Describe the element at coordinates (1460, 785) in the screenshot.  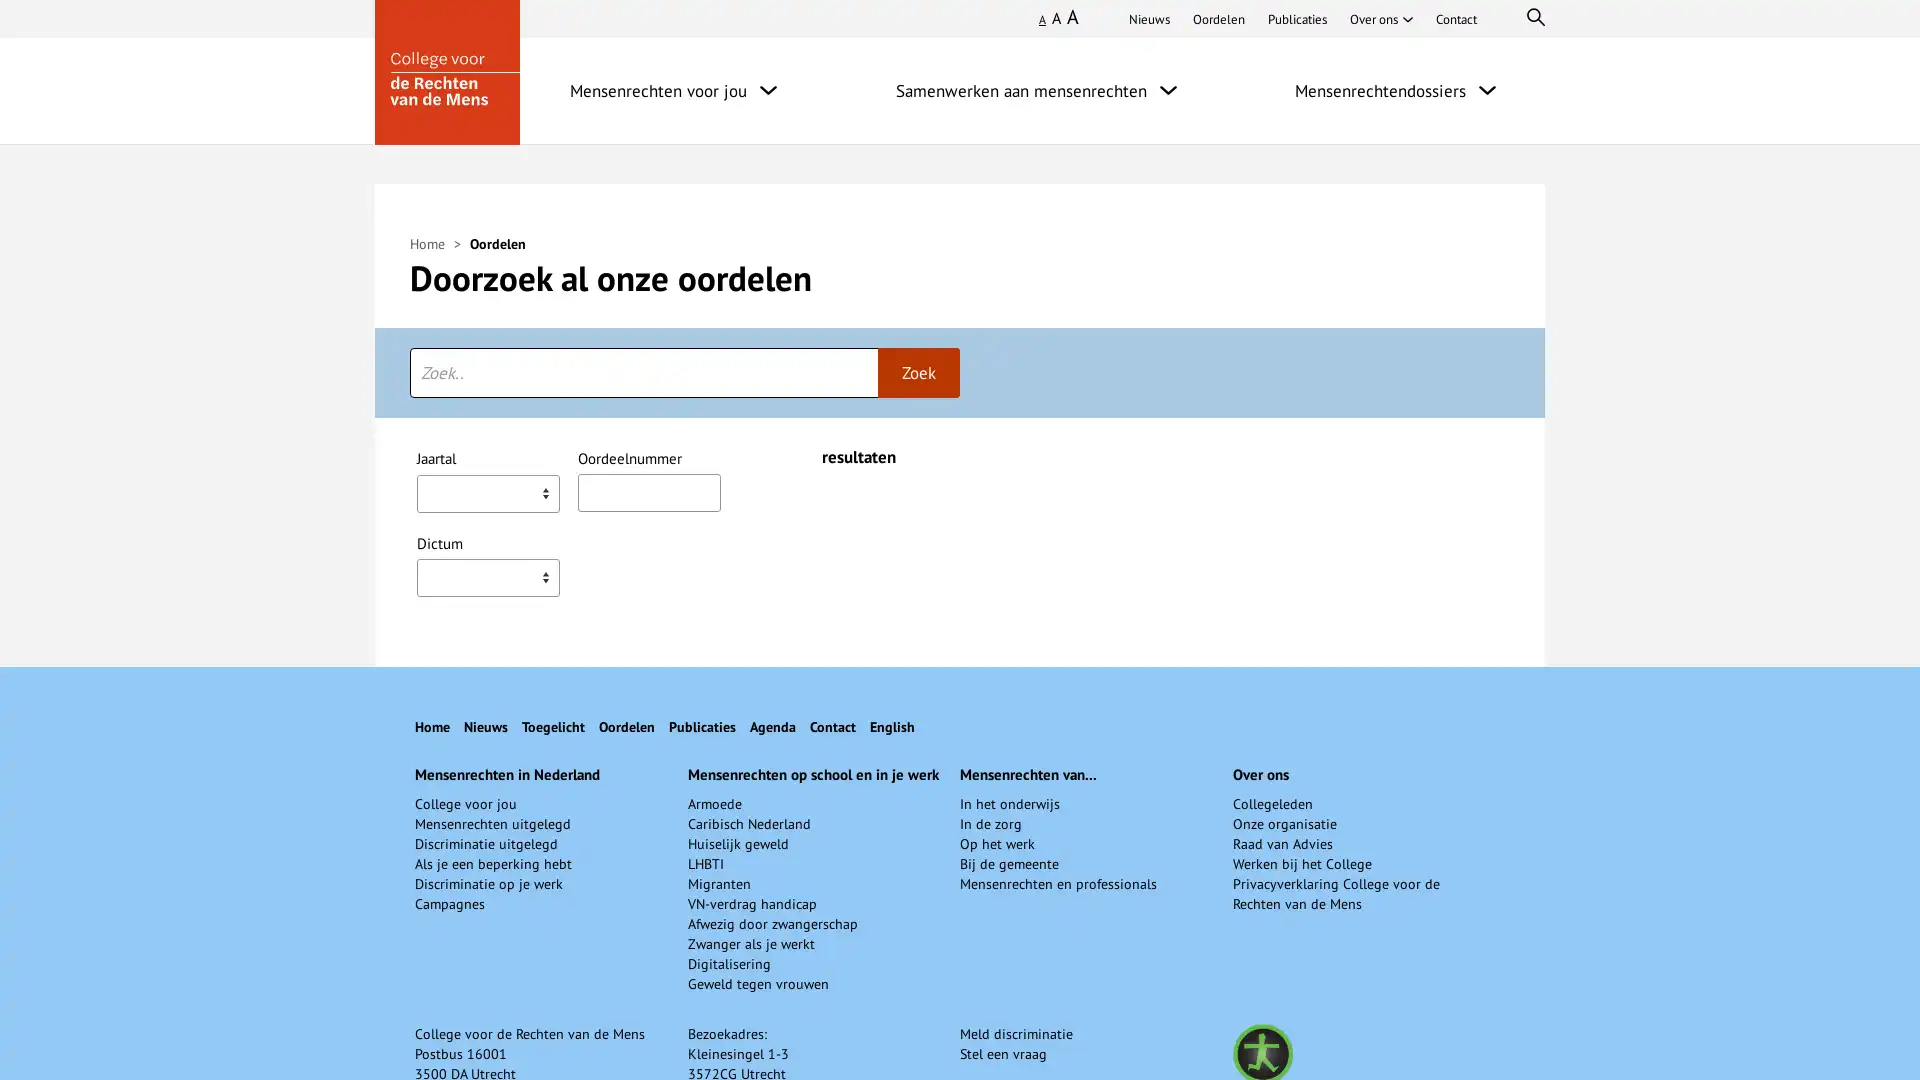
I see `Geslacht,` at that location.